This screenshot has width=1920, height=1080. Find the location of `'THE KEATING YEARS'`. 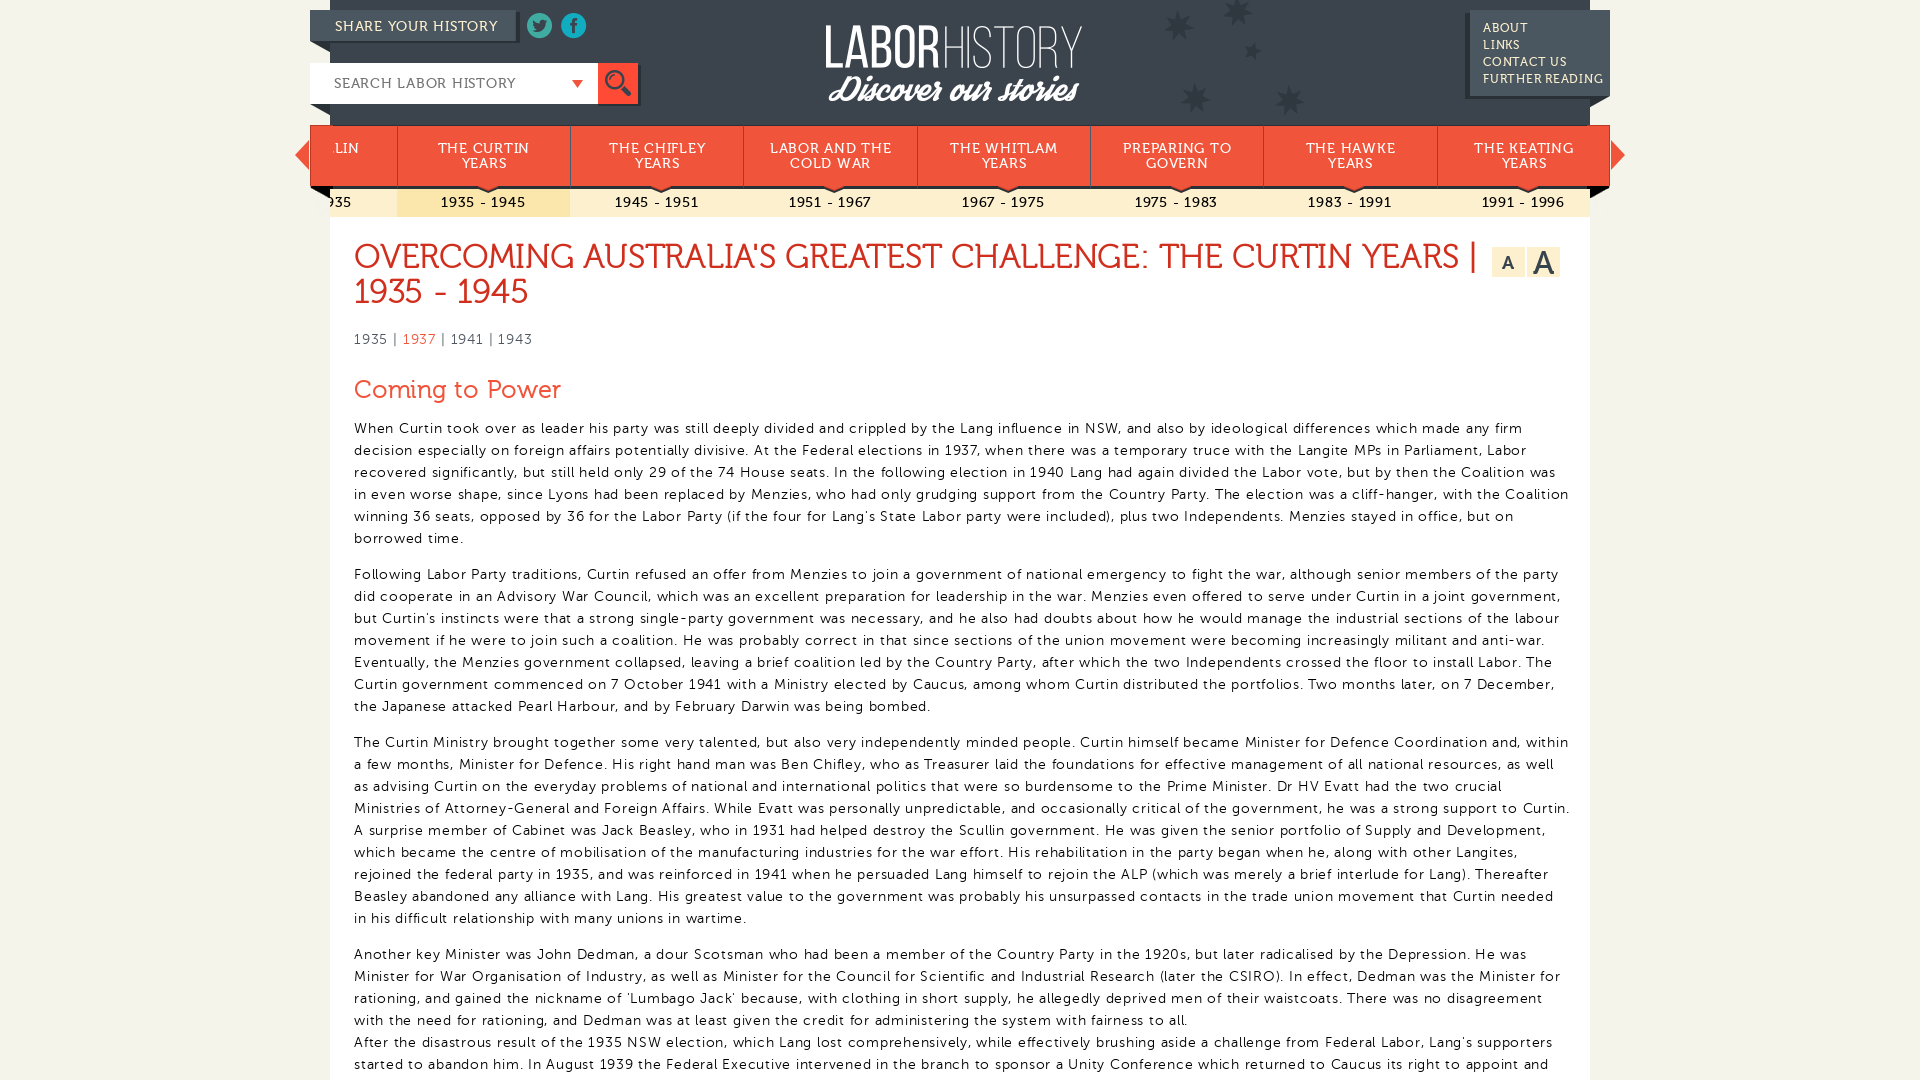

'THE KEATING YEARS' is located at coordinates (1522, 156).